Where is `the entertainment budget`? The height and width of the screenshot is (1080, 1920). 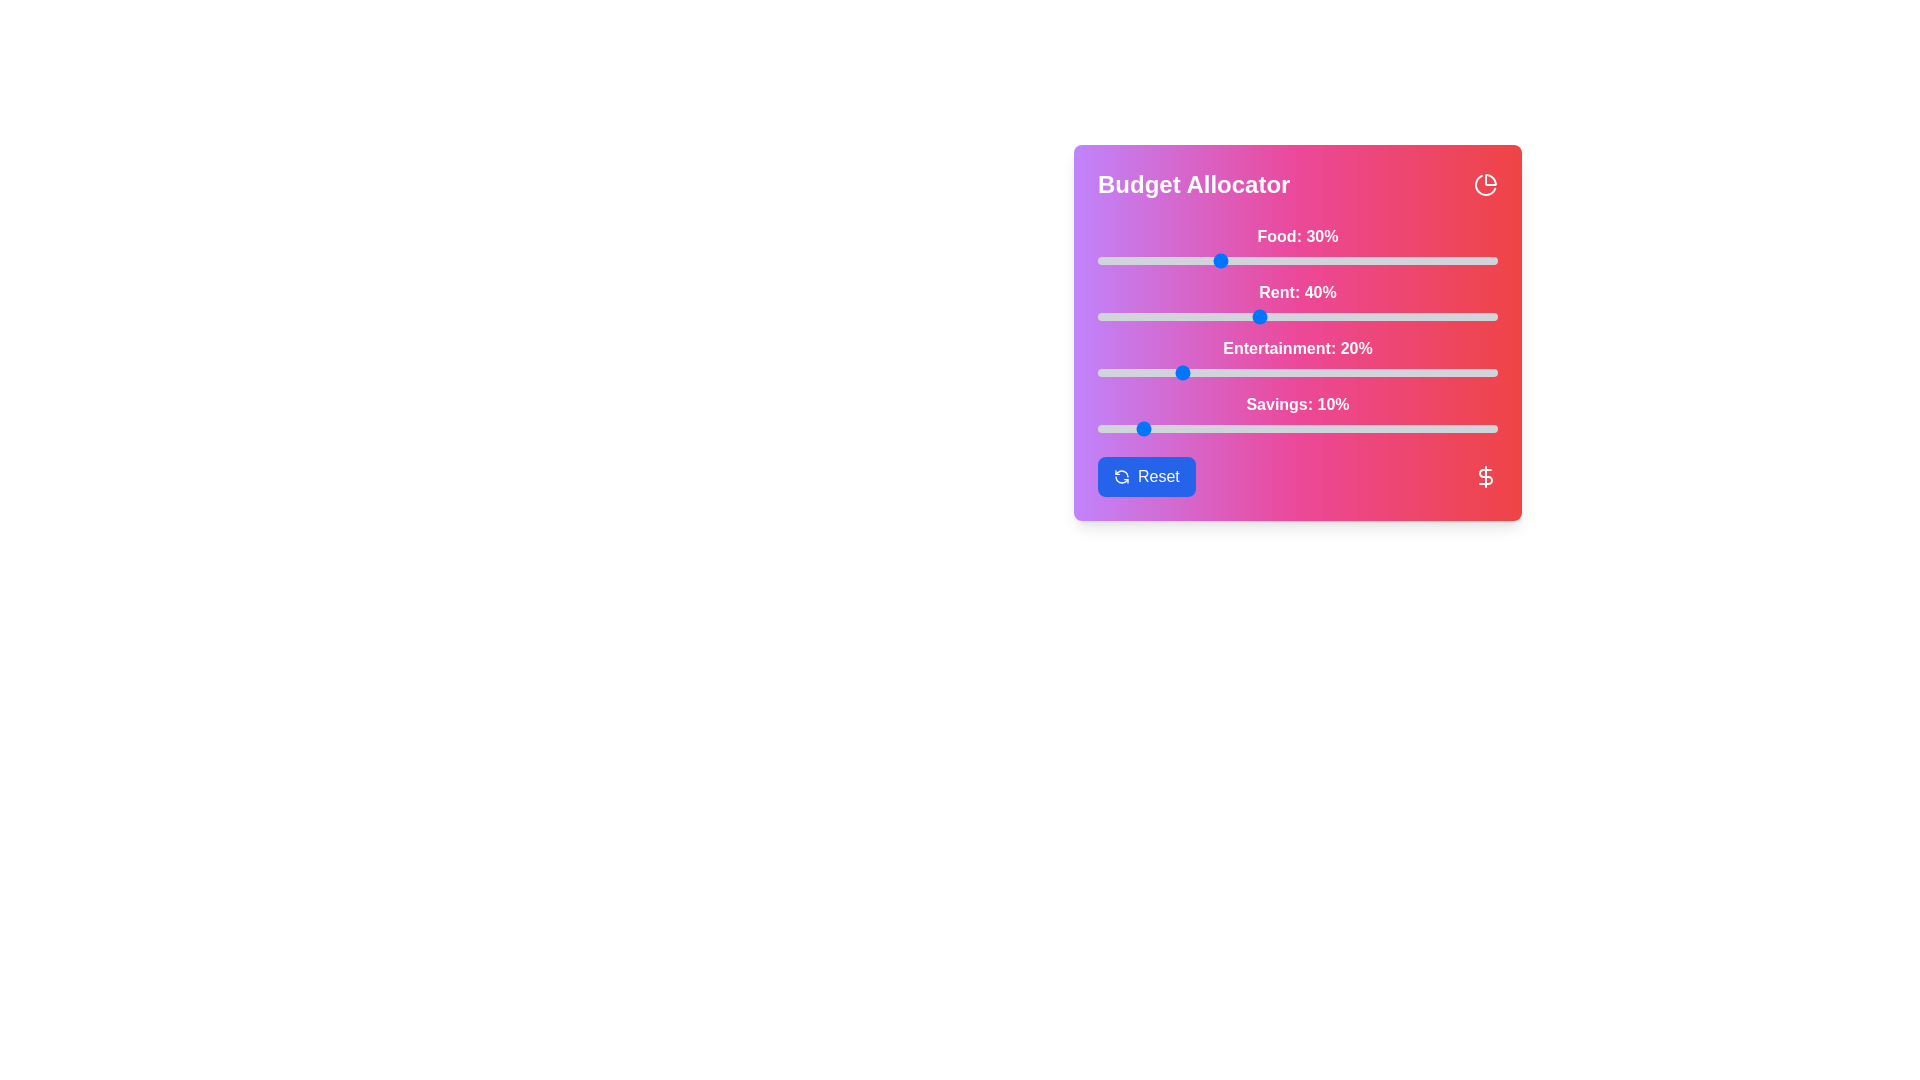 the entertainment budget is located at coordinates (1433, 373).